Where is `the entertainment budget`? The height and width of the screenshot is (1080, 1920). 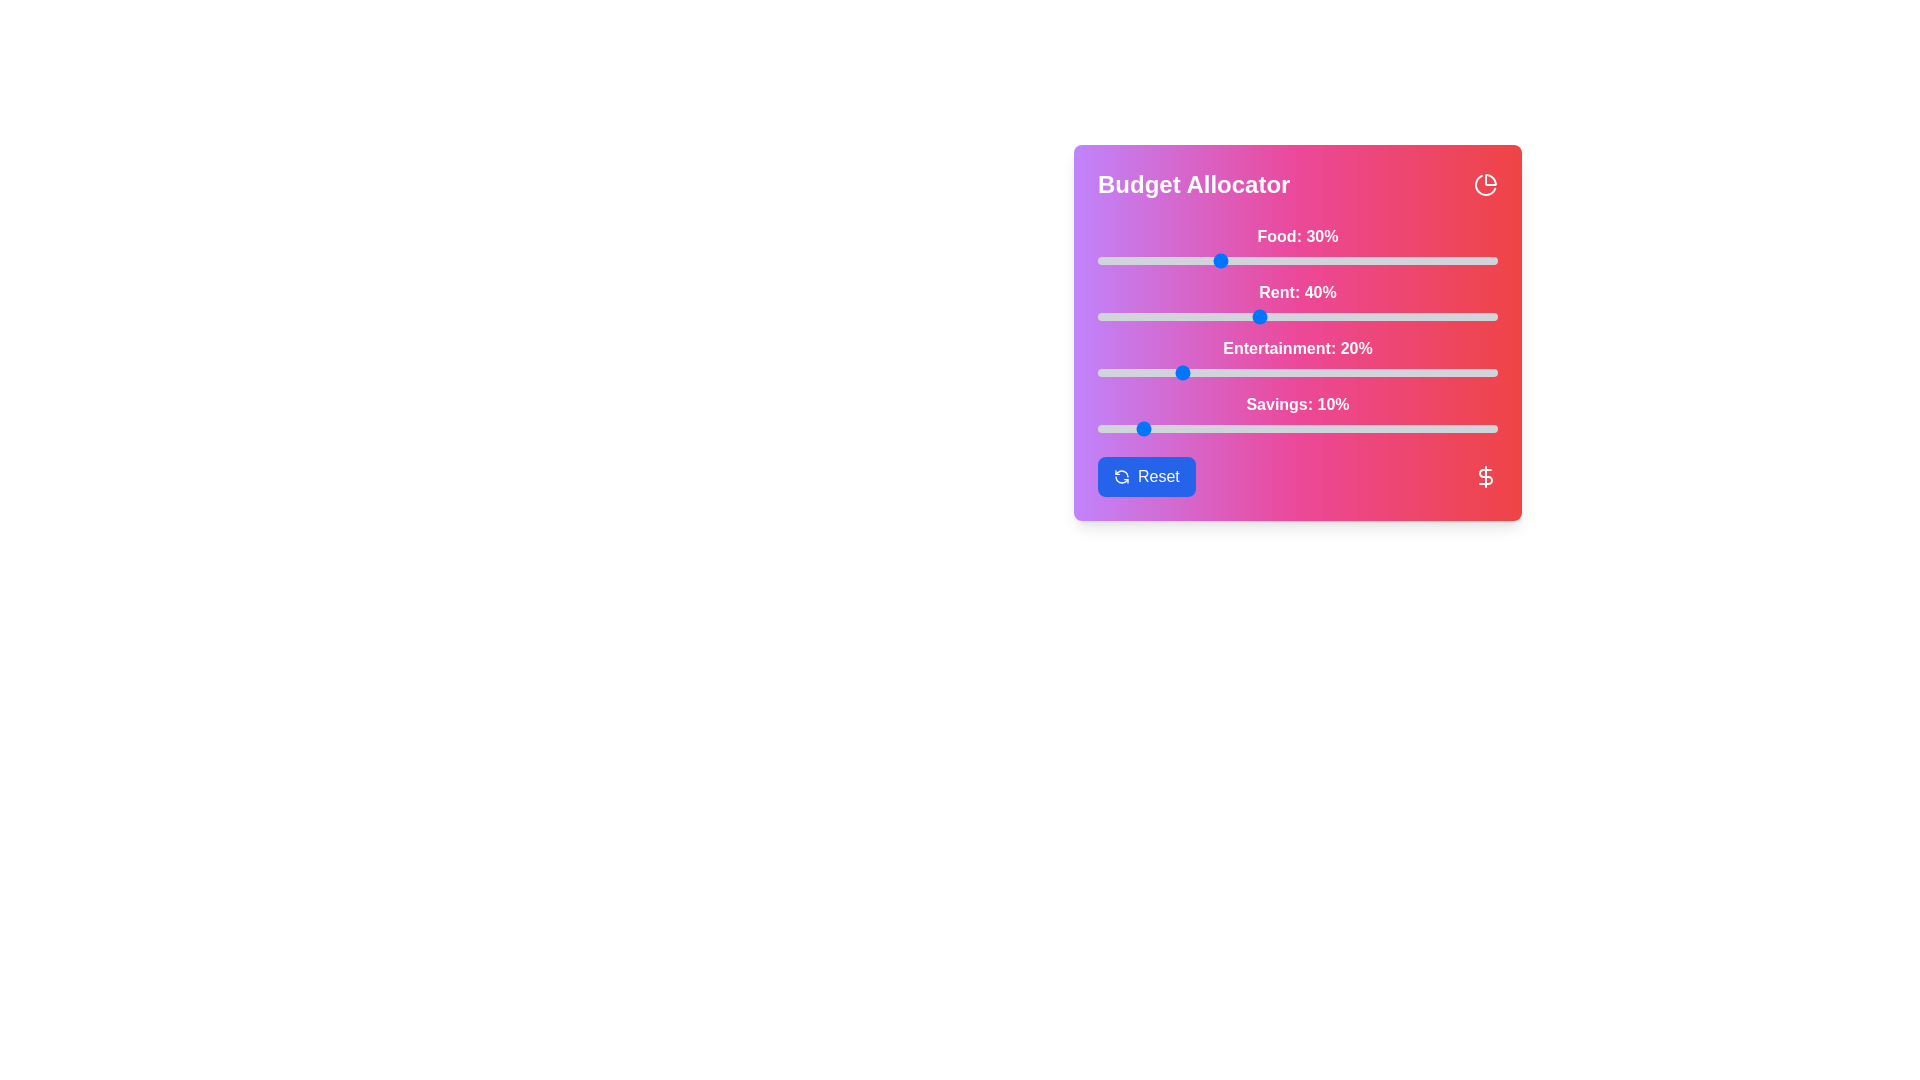 the entertainment budget is located at coordinates (1433, 373).